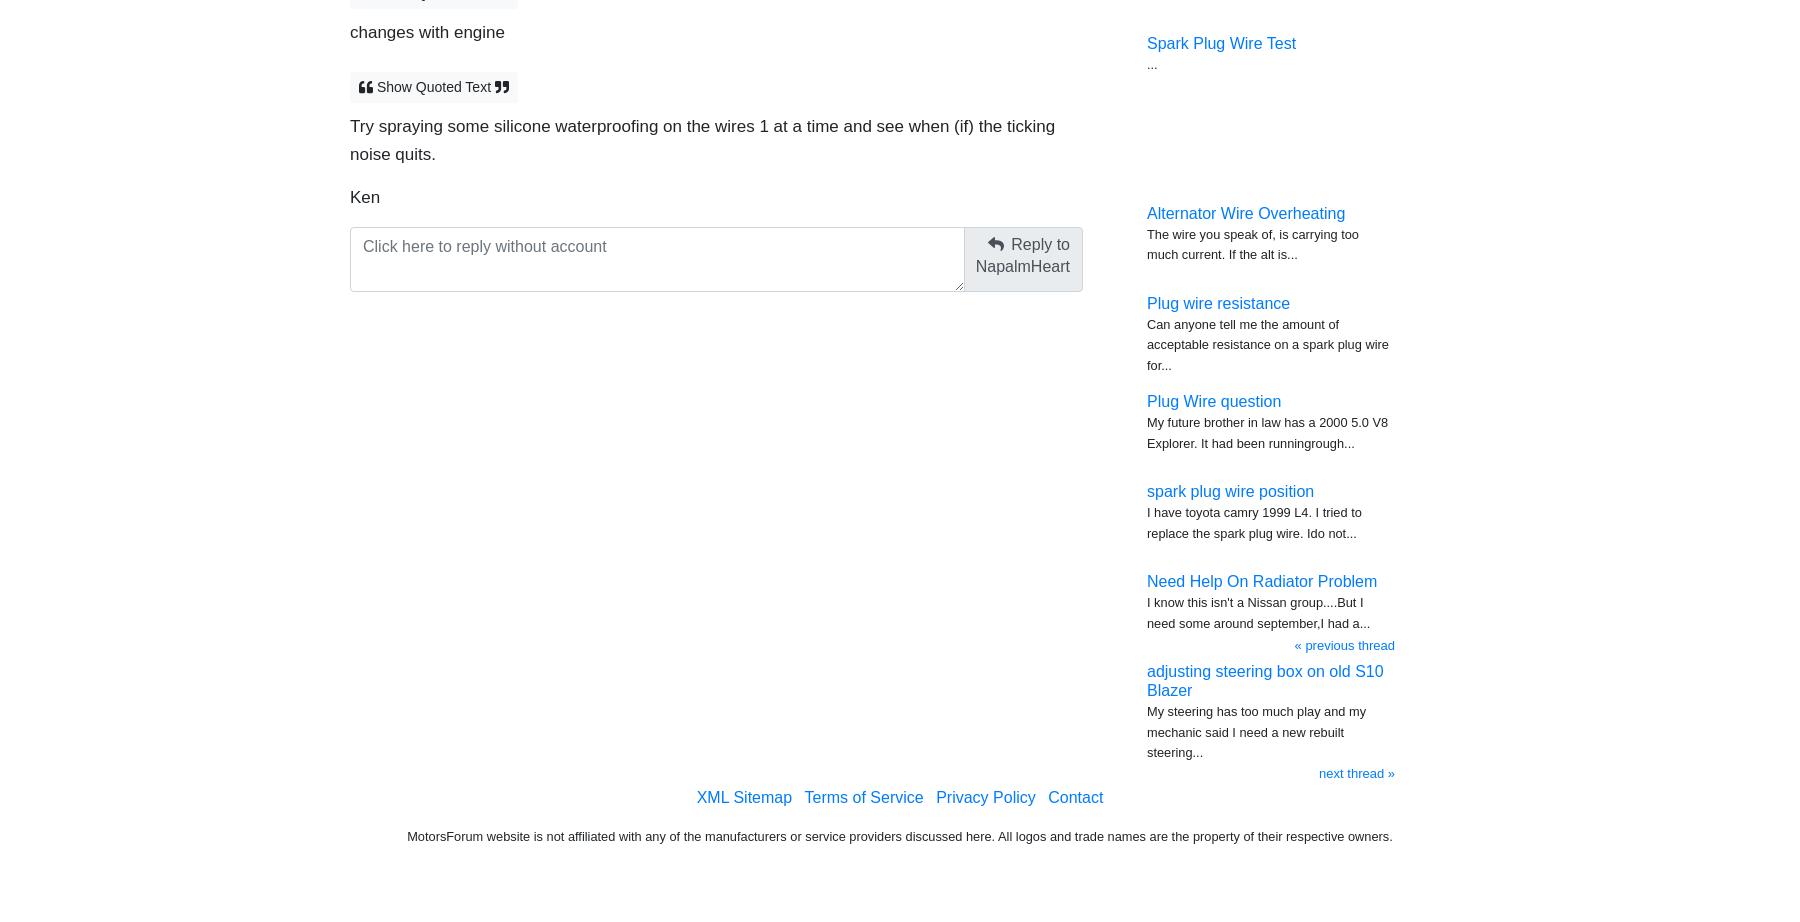 Image resolution: width=1800 pixels, height=922 pixels. I want to click on 'MotorsForum website is not affiliated with any of the manufacturers or service providers discussed here.
        All logos and trade names are the property of their respective owners.', so click(899, 834).